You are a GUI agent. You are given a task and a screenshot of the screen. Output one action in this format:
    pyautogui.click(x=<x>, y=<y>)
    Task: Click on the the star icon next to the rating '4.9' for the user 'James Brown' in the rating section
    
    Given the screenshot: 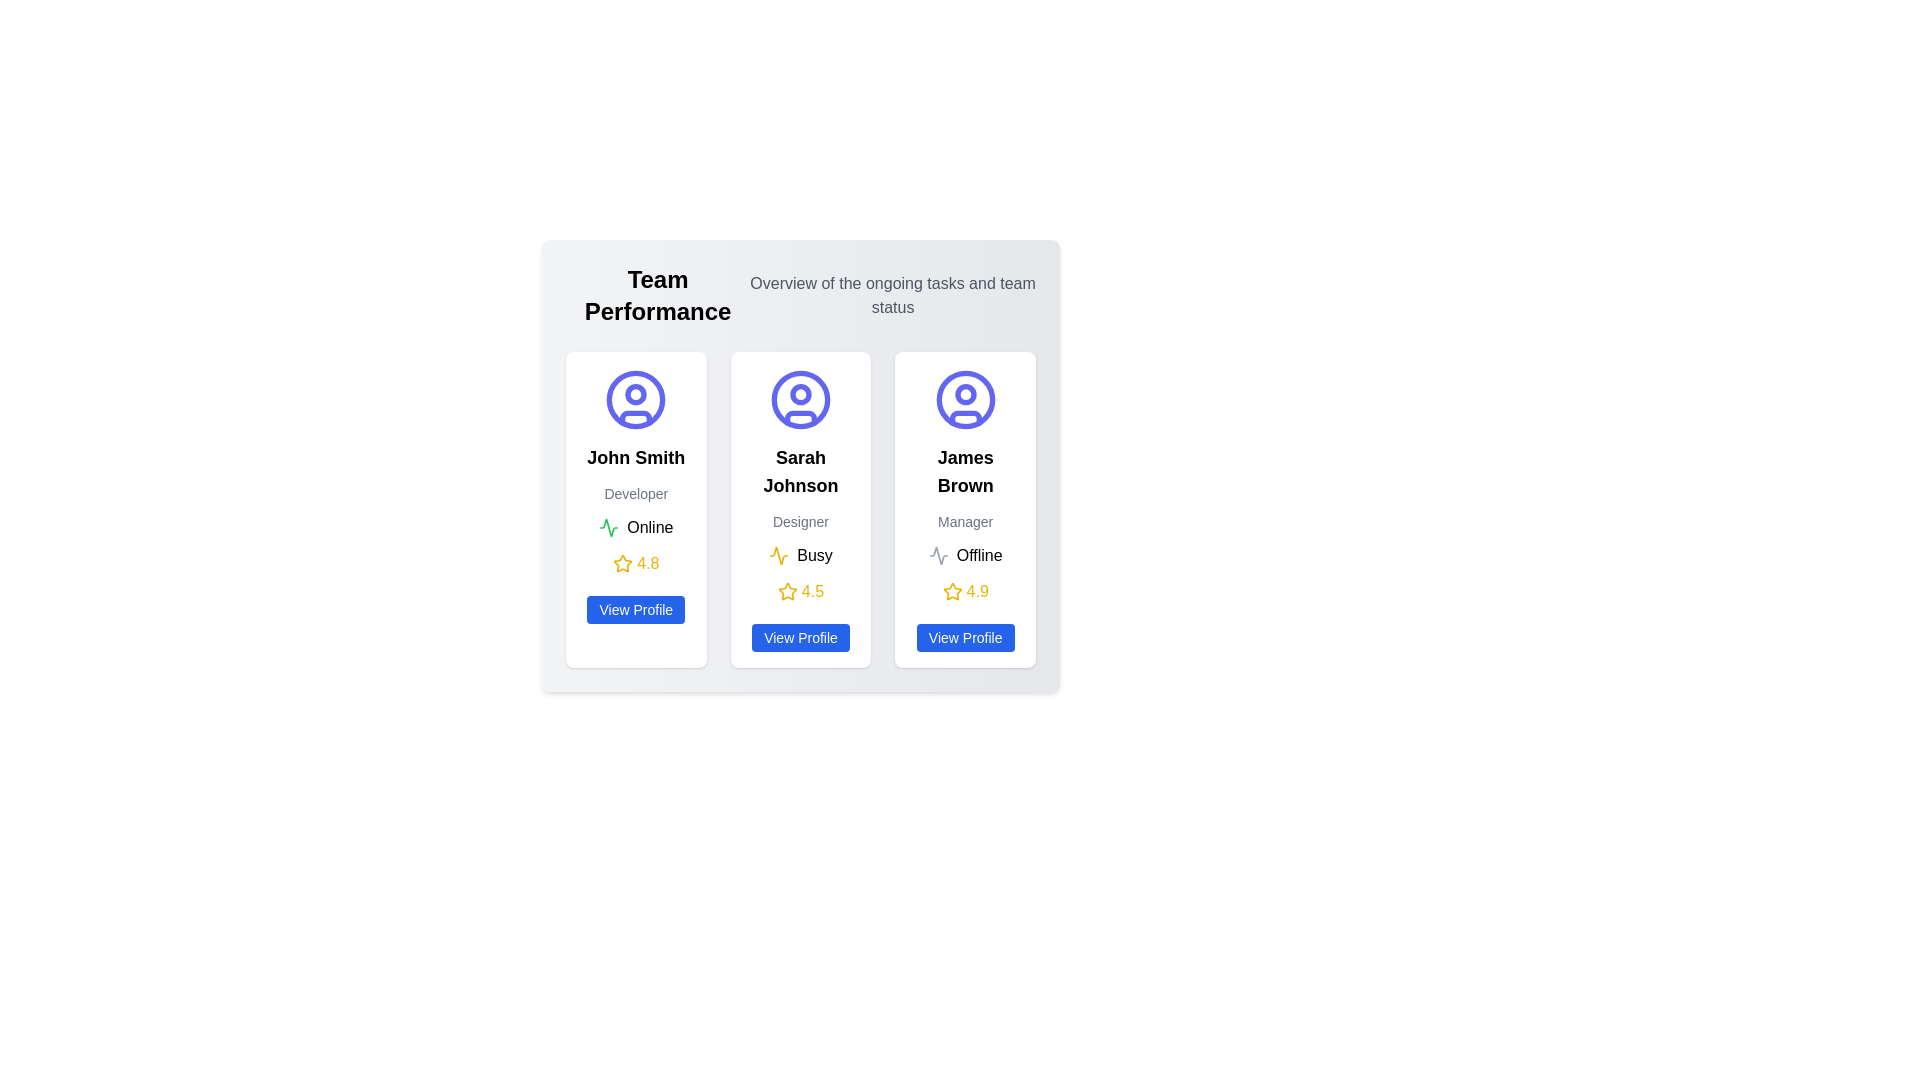 What is the action you would take?
    pyautogui.click(x=951, y=590)
    